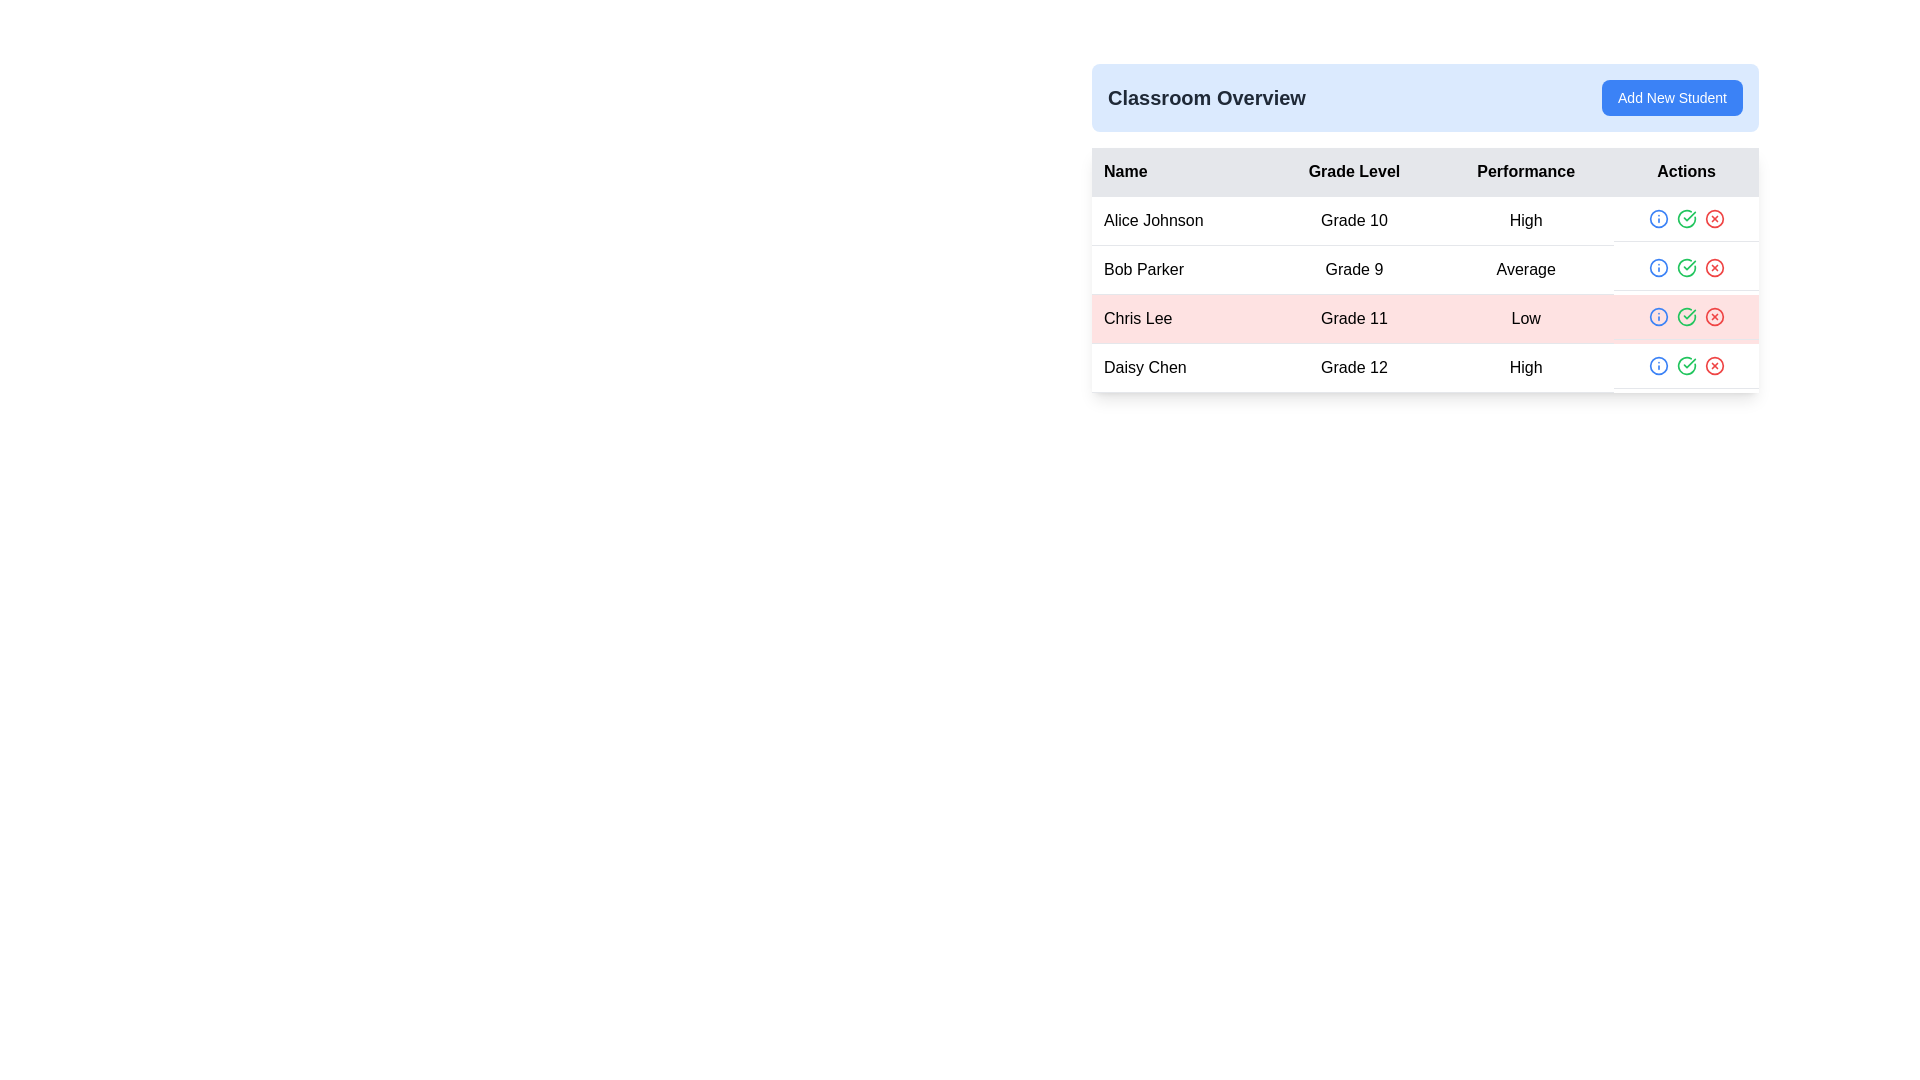 The height and width of the screenshot is (1080, 1920). I want to click on the circular green button with a white checkmark symbol located in the 'Actions' column for student 'Chris Lee', so click(1685, 315).